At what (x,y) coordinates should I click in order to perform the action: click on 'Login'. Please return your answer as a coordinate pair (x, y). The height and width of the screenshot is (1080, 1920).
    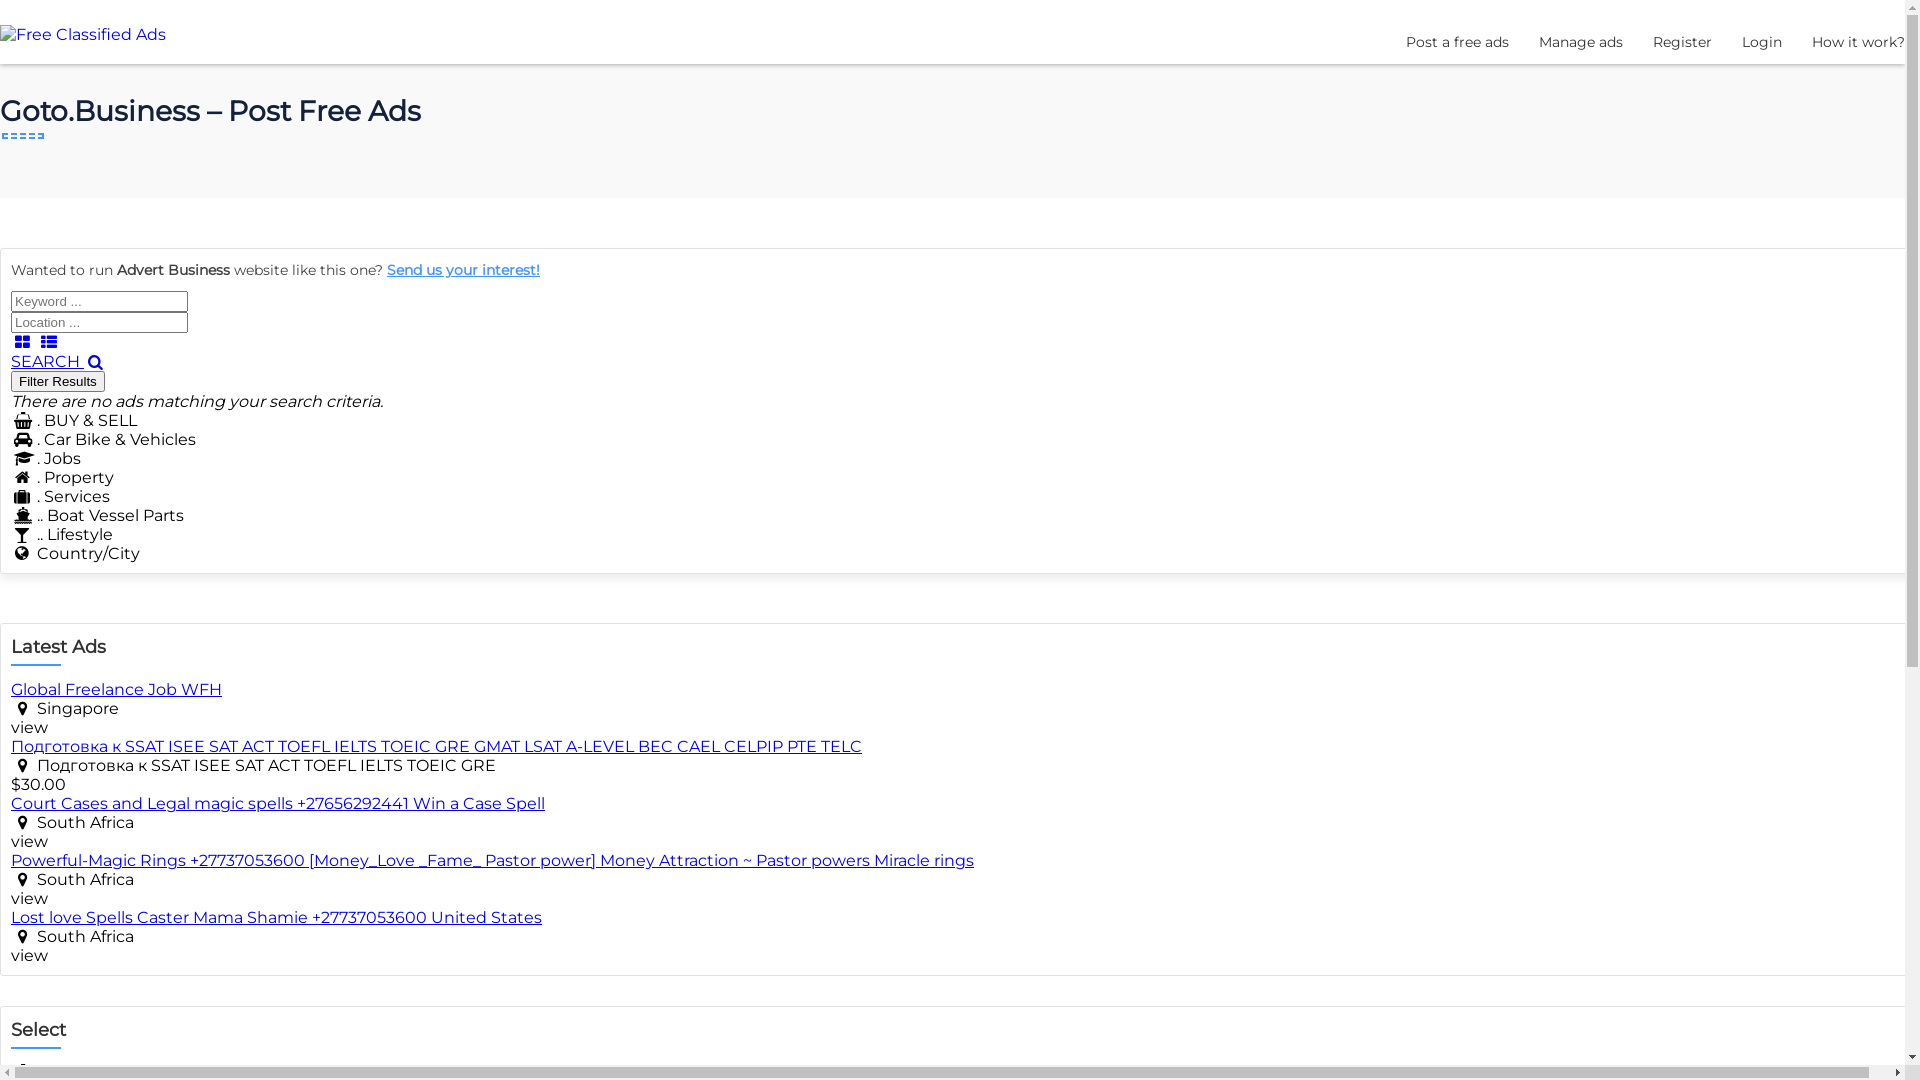
    Looking at the image, I should click on (1761, 42).